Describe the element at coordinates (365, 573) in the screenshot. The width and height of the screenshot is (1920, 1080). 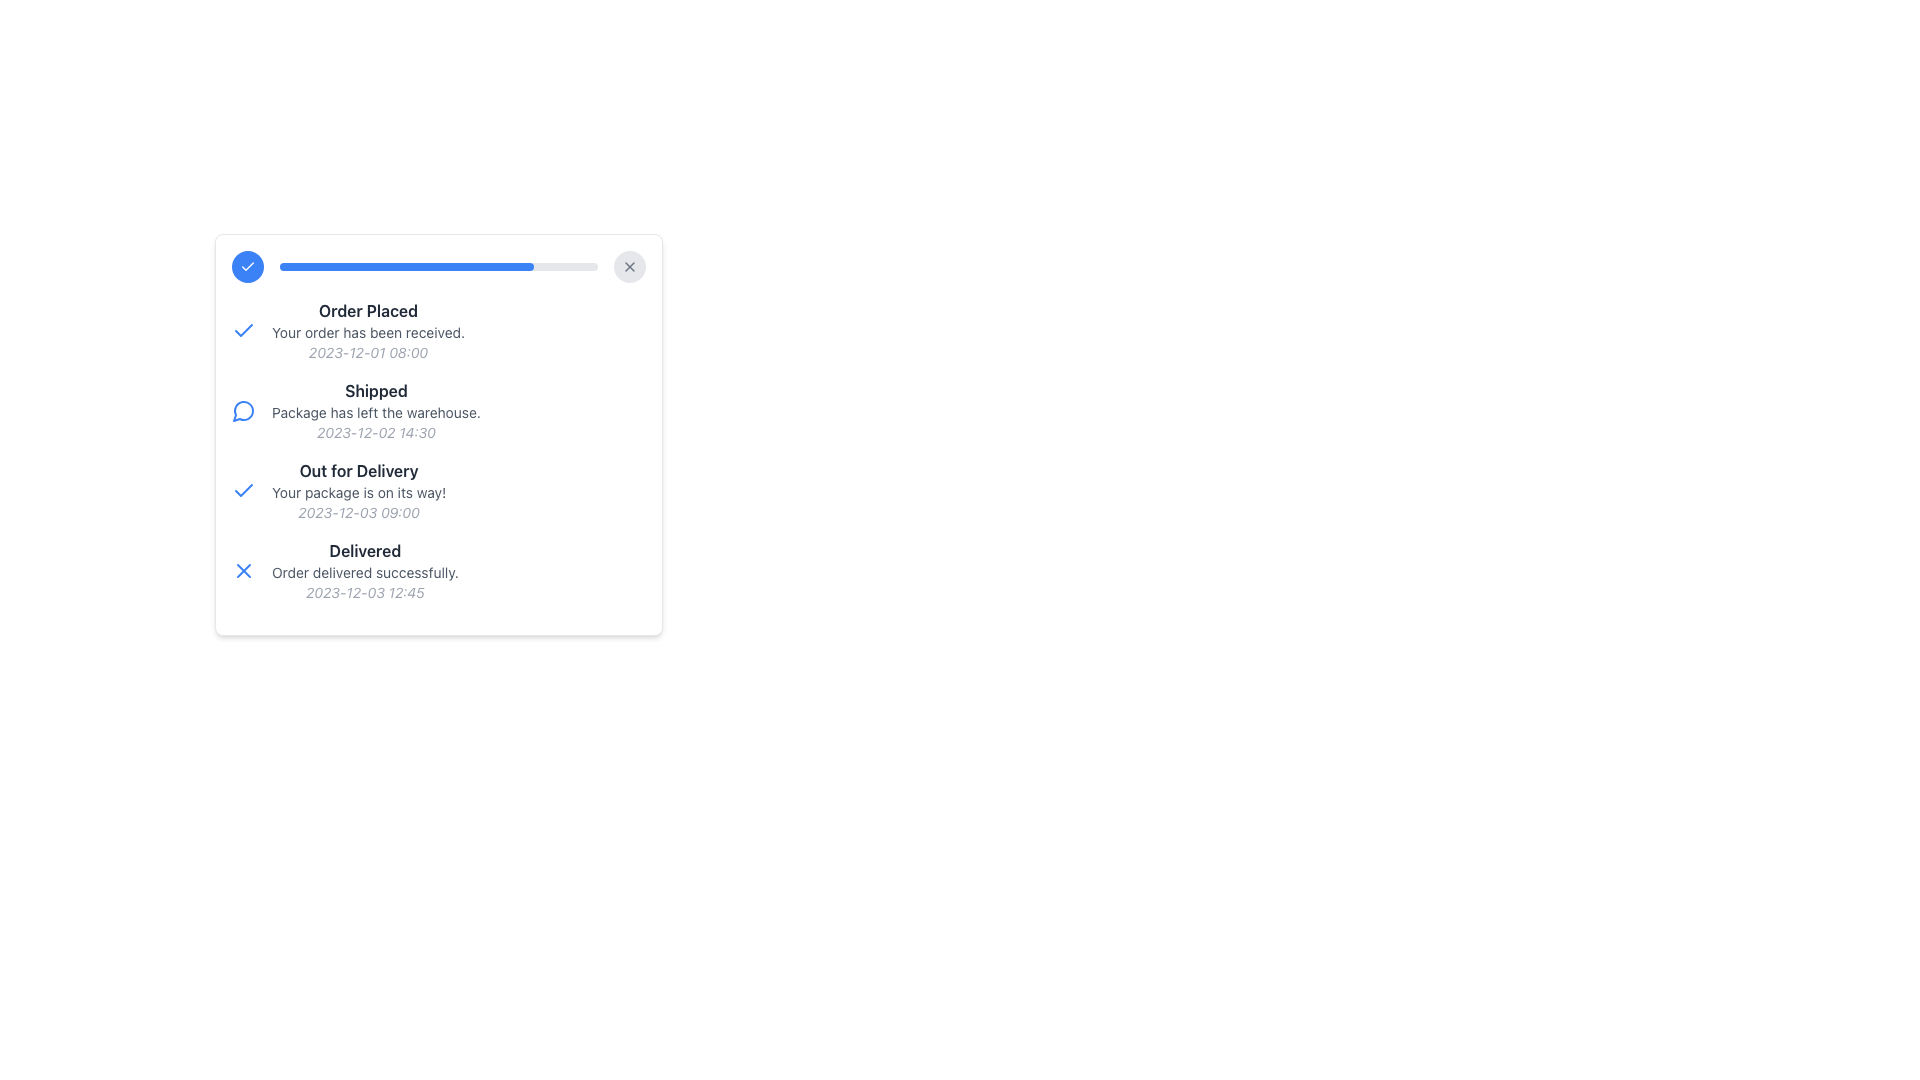
I see `the success message text indicating the completion status of the order, which is positioned below the 'Delivered' text and above the timestamp` at that location.